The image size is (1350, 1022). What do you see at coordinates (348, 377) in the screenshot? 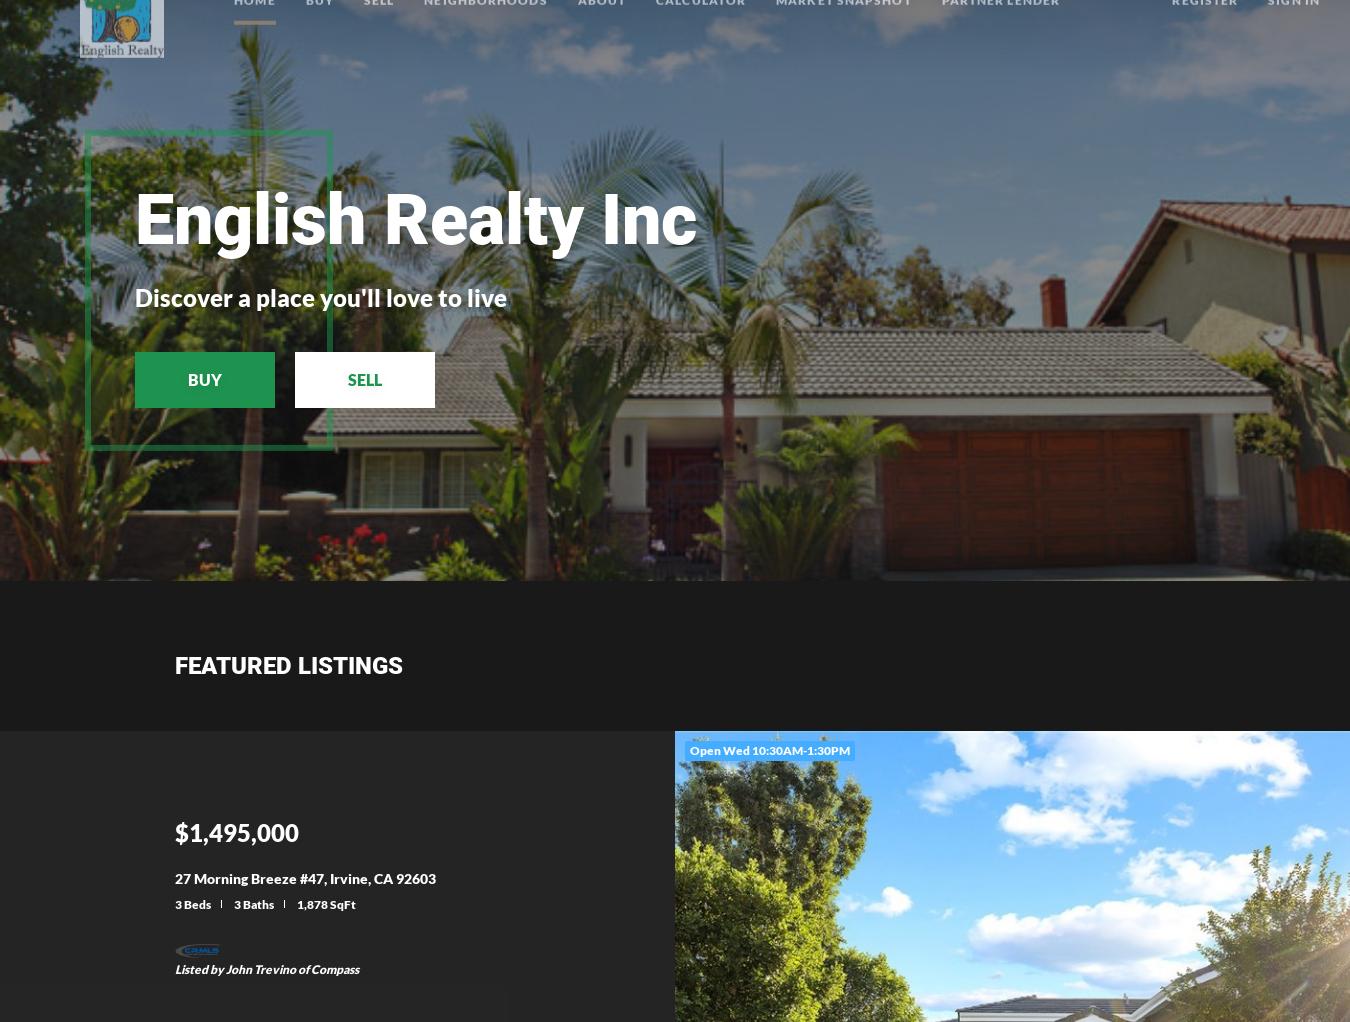
I see `'SELL'` at bounding box center [348, 377].